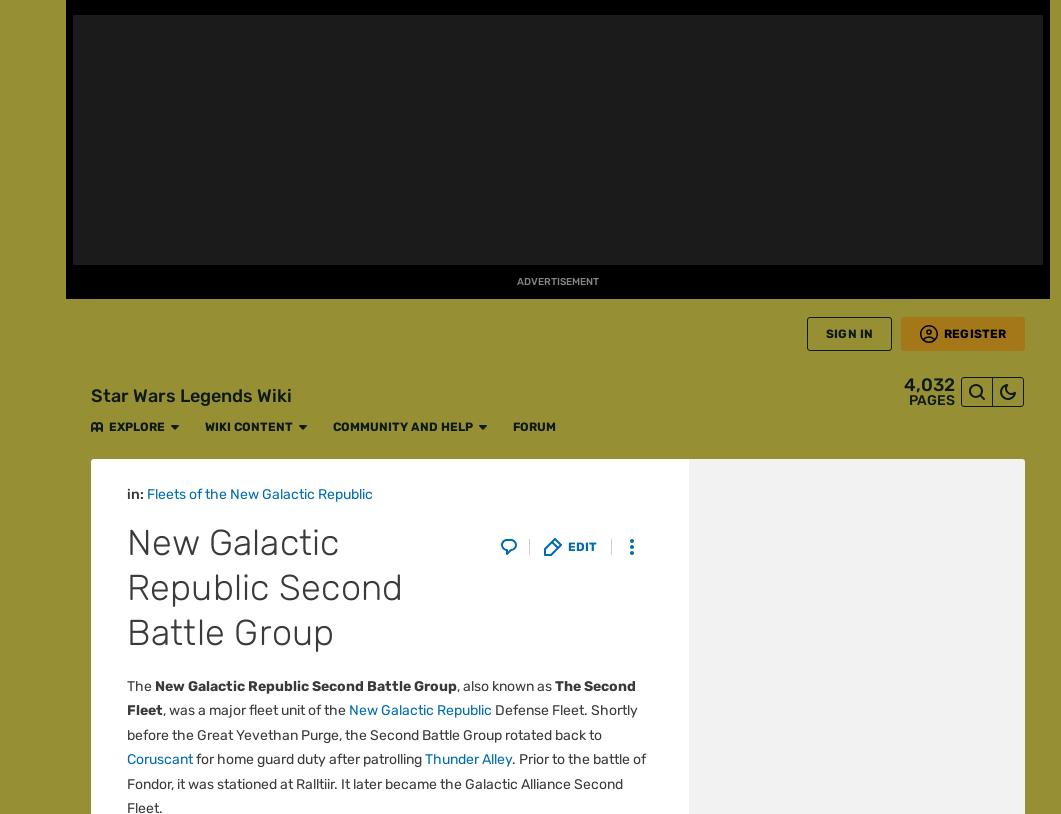 This screenshot has width=1061, height=814. What do you see at coordinates (32, 718) in the screenshot?
I see `'Start a Wiki'` at bounding box center [32, 718].